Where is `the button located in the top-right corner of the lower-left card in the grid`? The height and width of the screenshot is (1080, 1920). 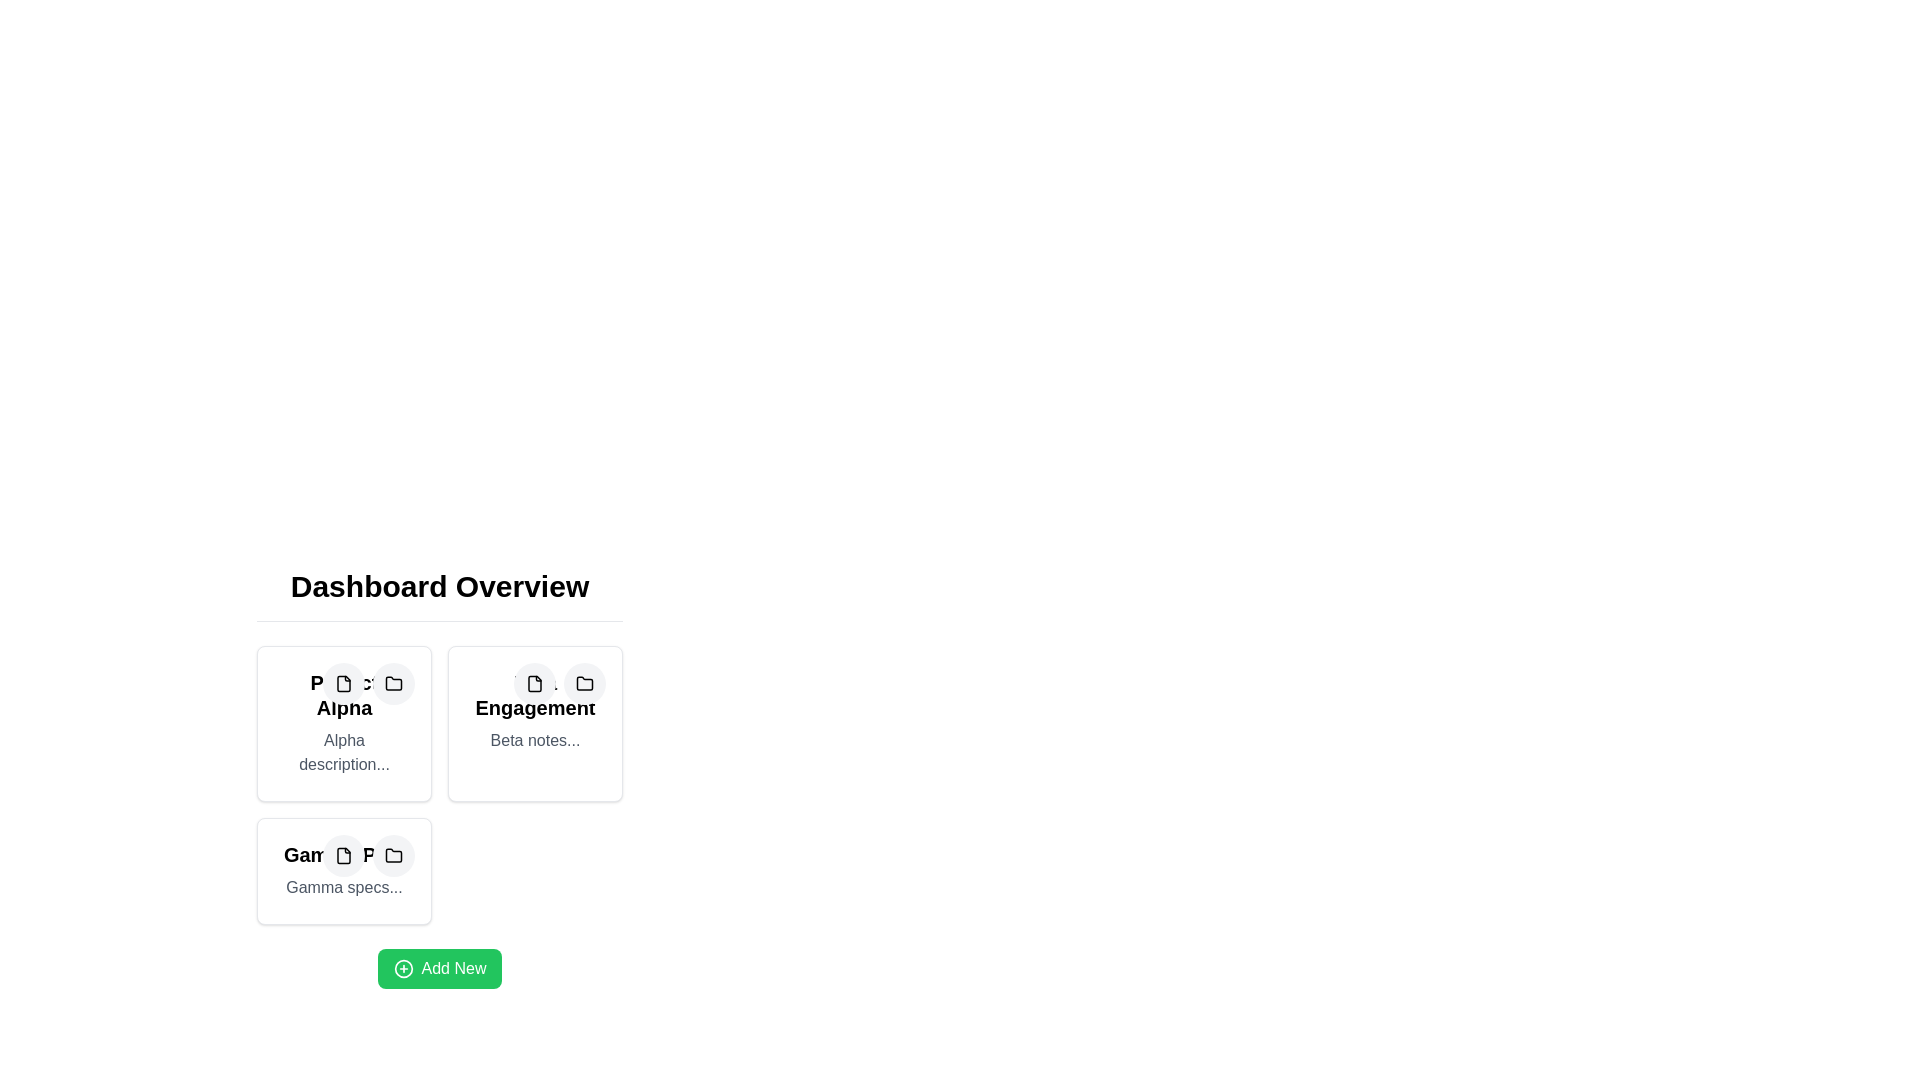
the button located in the top-right corner of the lower-left card in the grid is located at coordinates (344, 855).